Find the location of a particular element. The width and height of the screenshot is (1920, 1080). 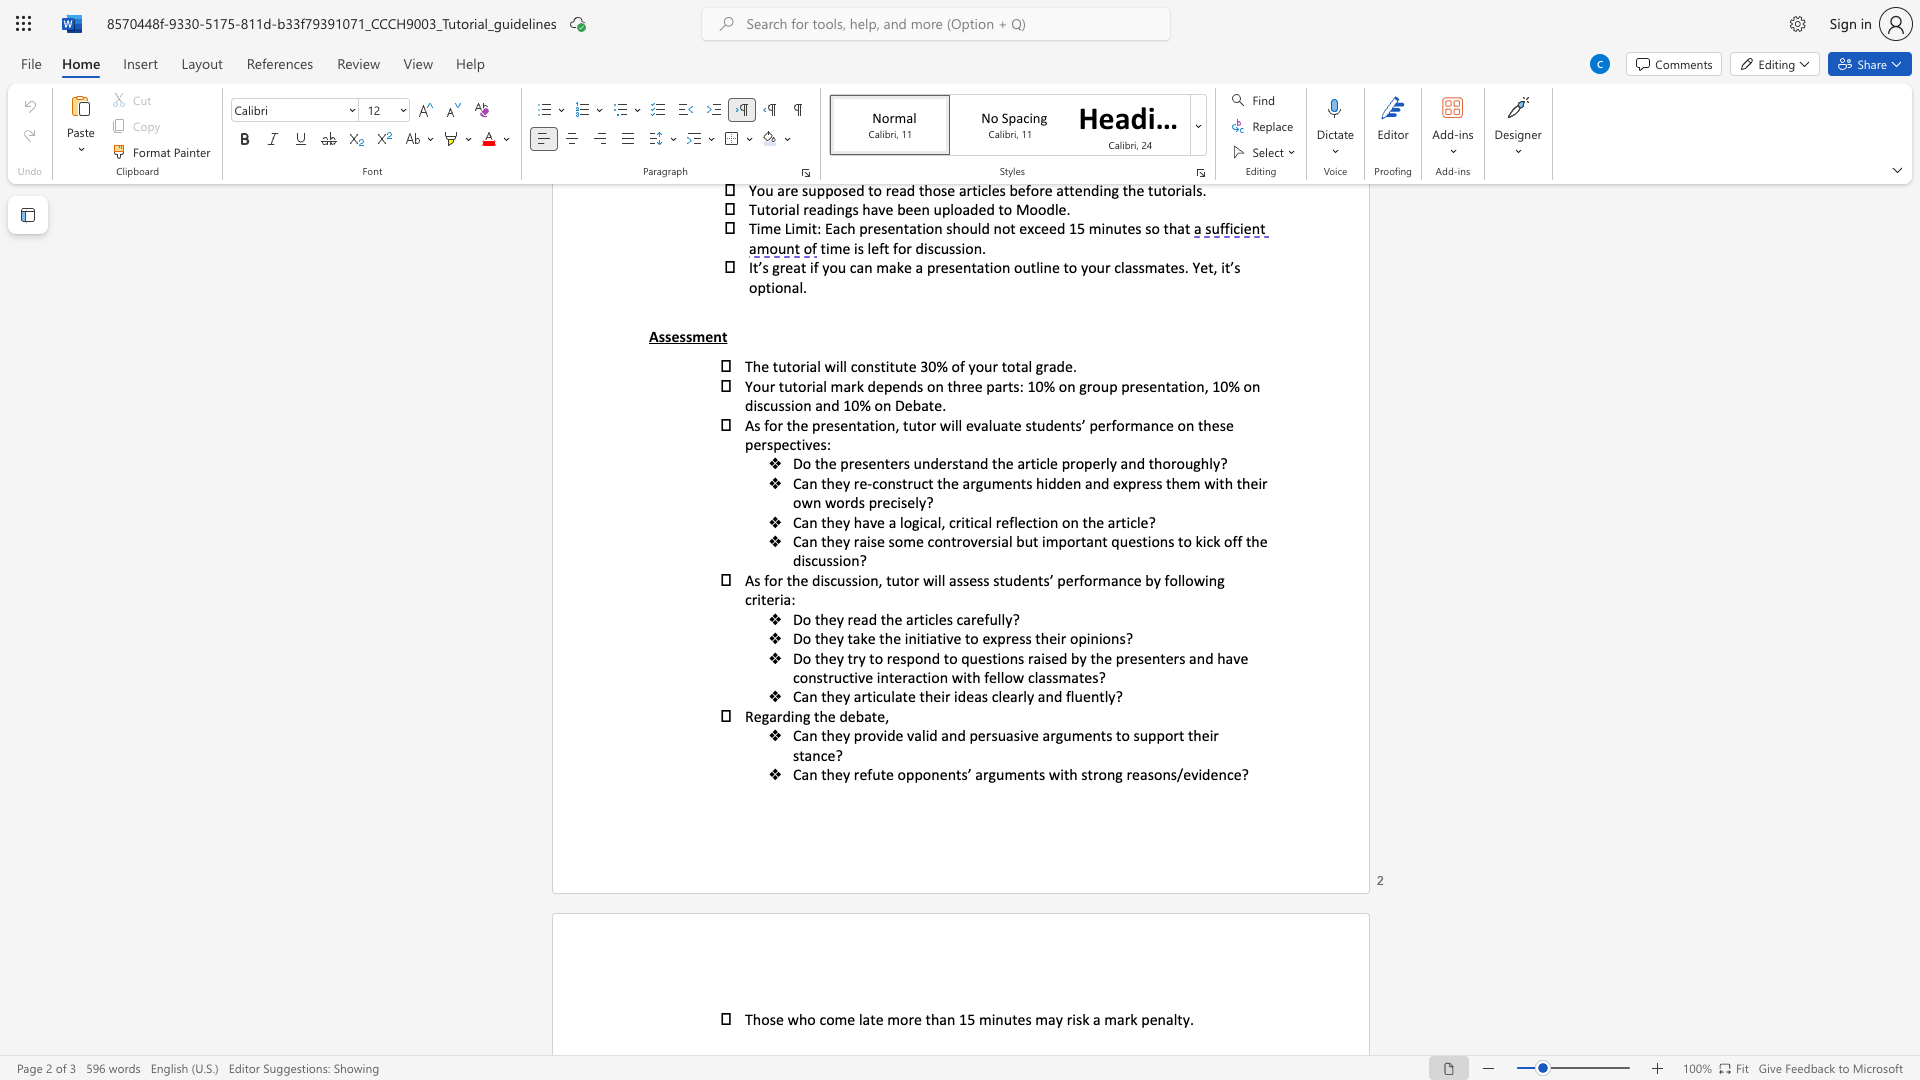

the subset text "ions raised by the presenters and have constructive interaction with fel" within the text "Do they try to respond to questions raised by the presenters and have constructive interaction with fellow classmates?" is located at coordinates (997, 658).